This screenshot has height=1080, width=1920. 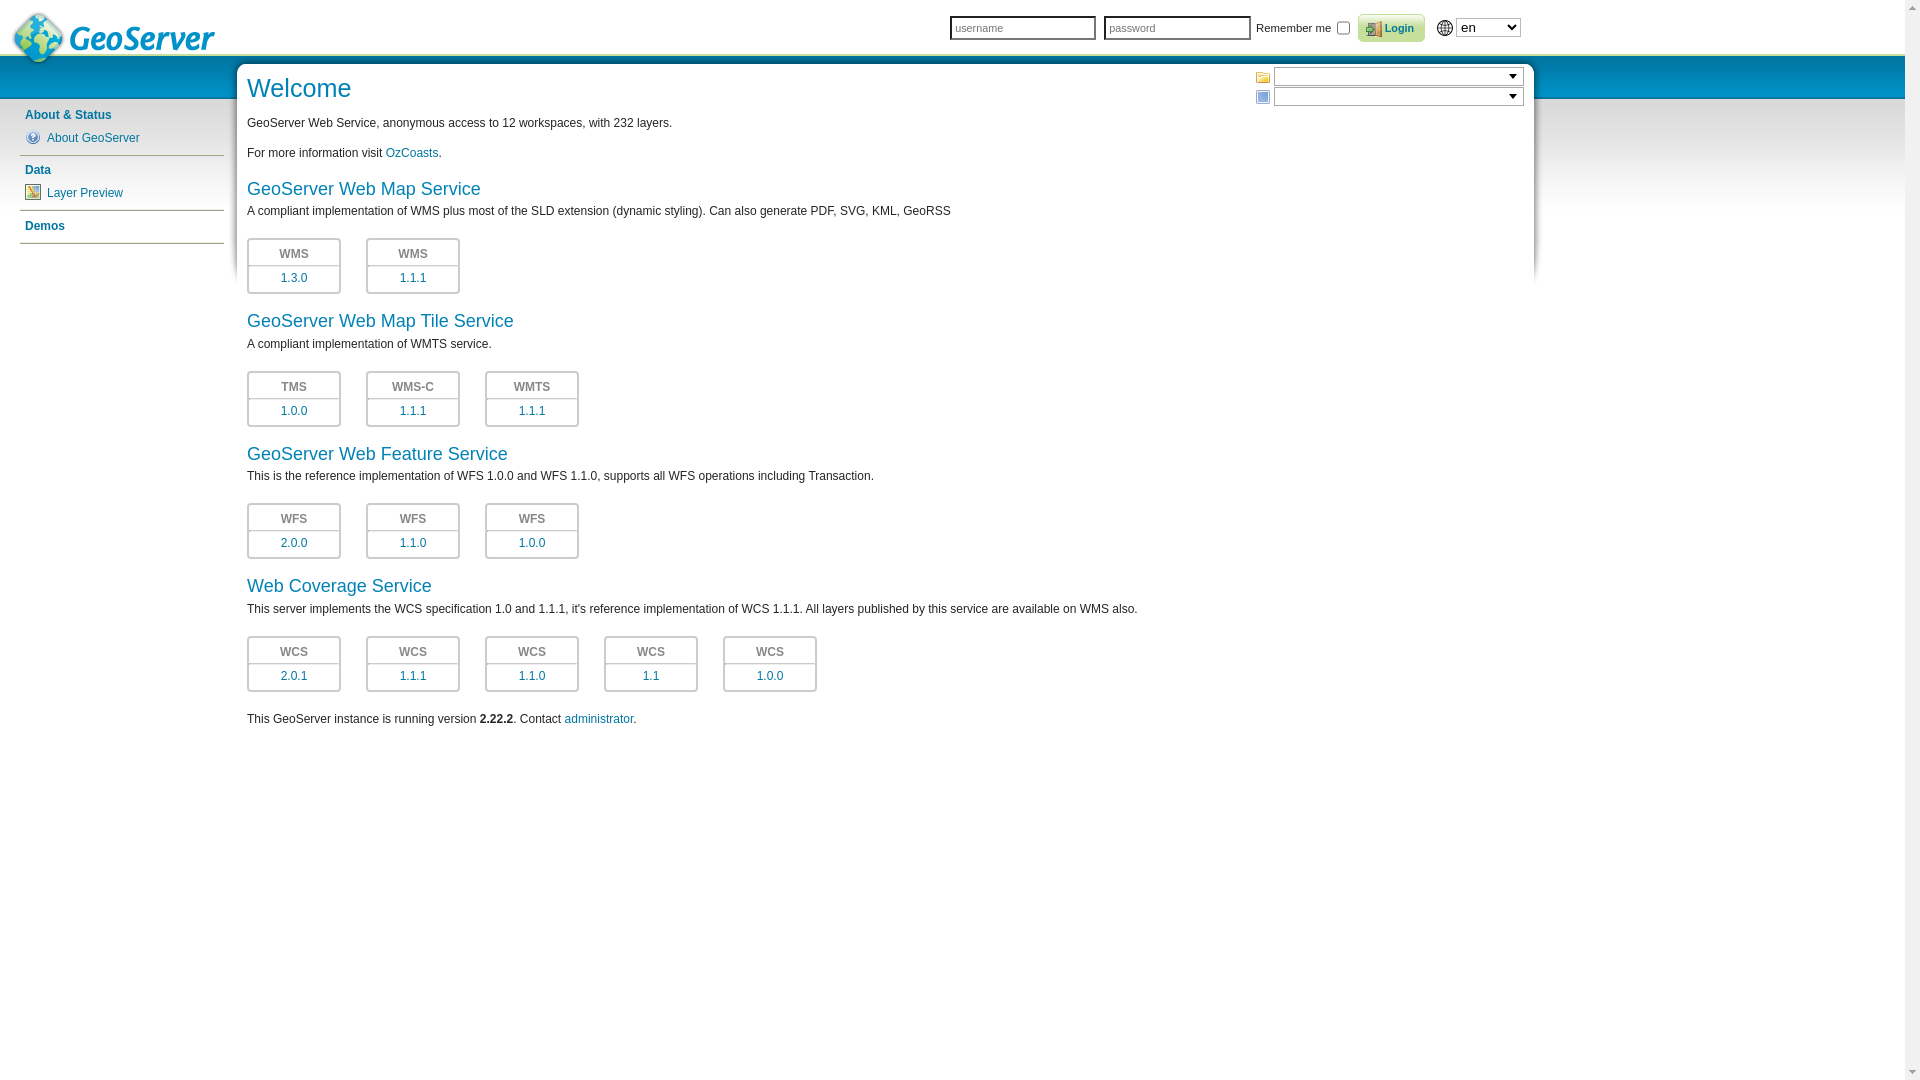 I want to click on 'Layer', so click(x=1253, y=96).